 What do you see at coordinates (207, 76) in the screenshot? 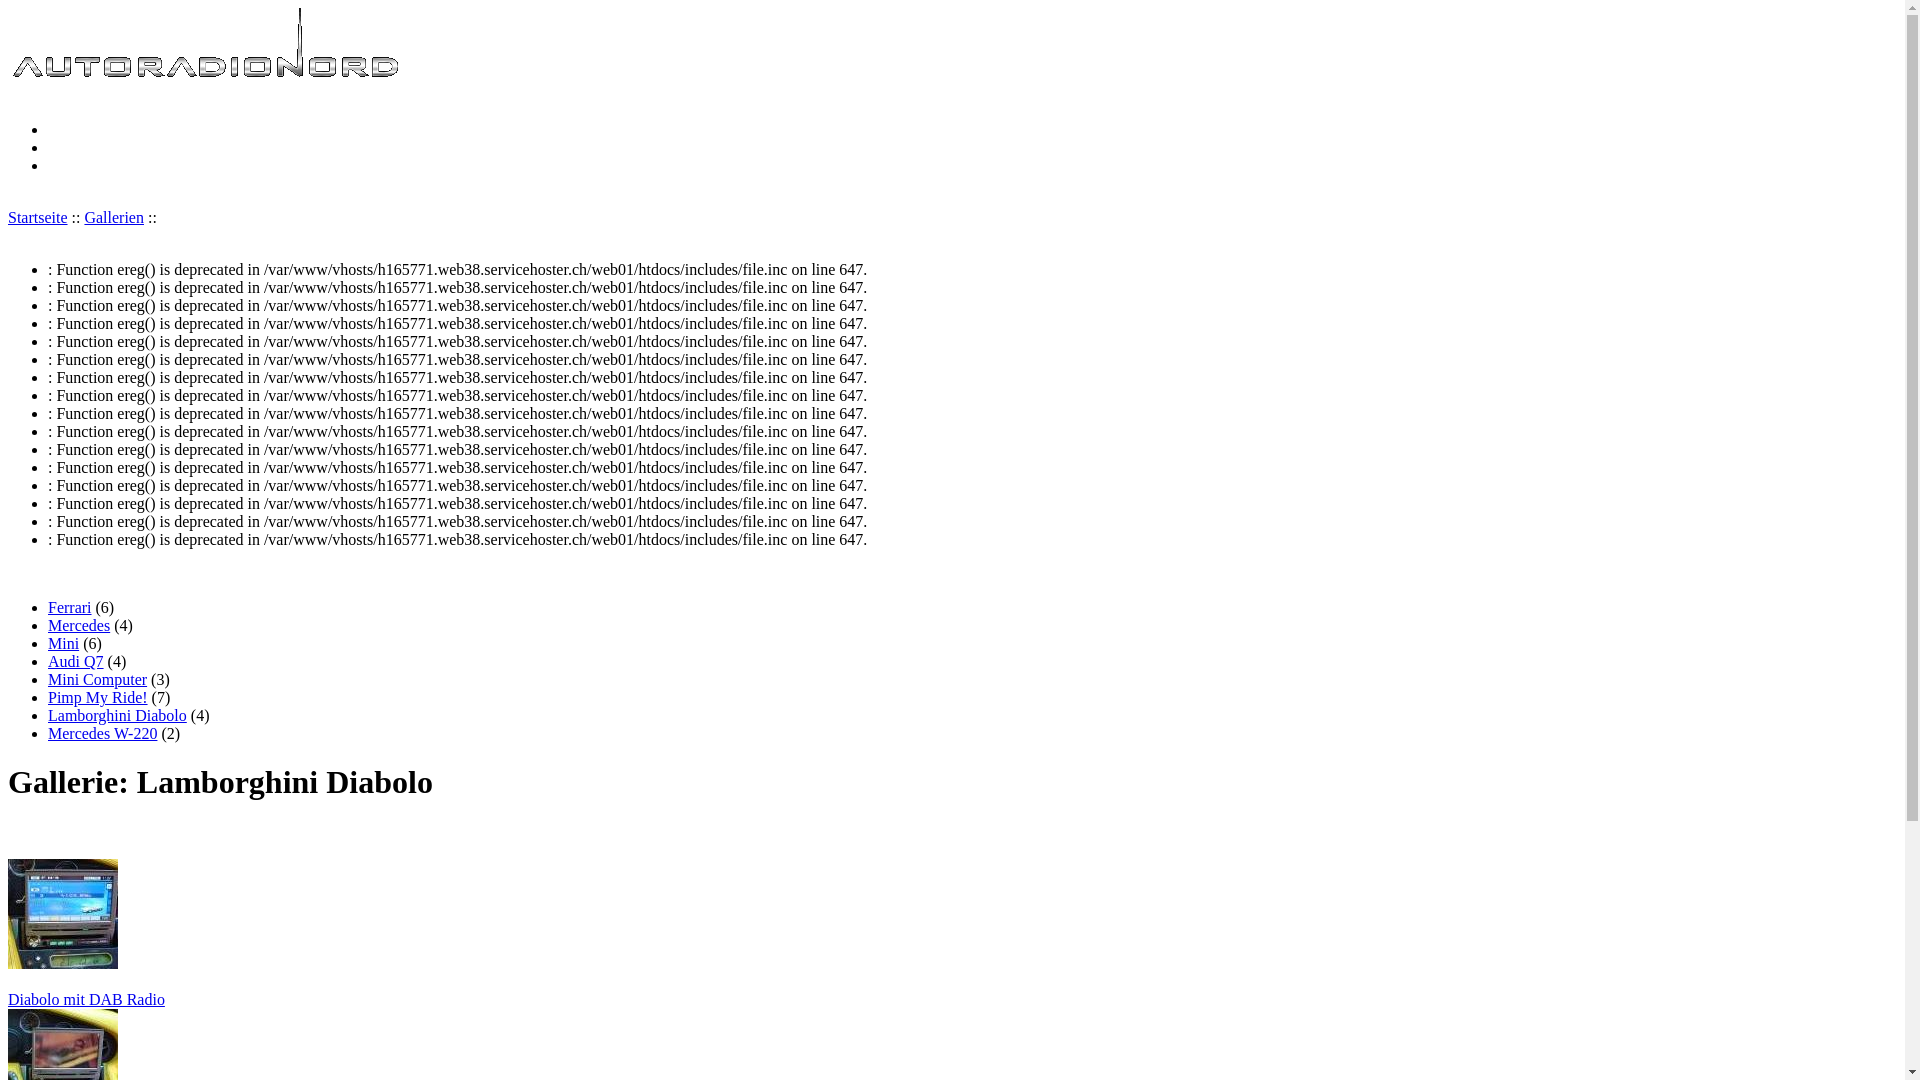
I see `'Startseite'` at bounding box center [207, 76].